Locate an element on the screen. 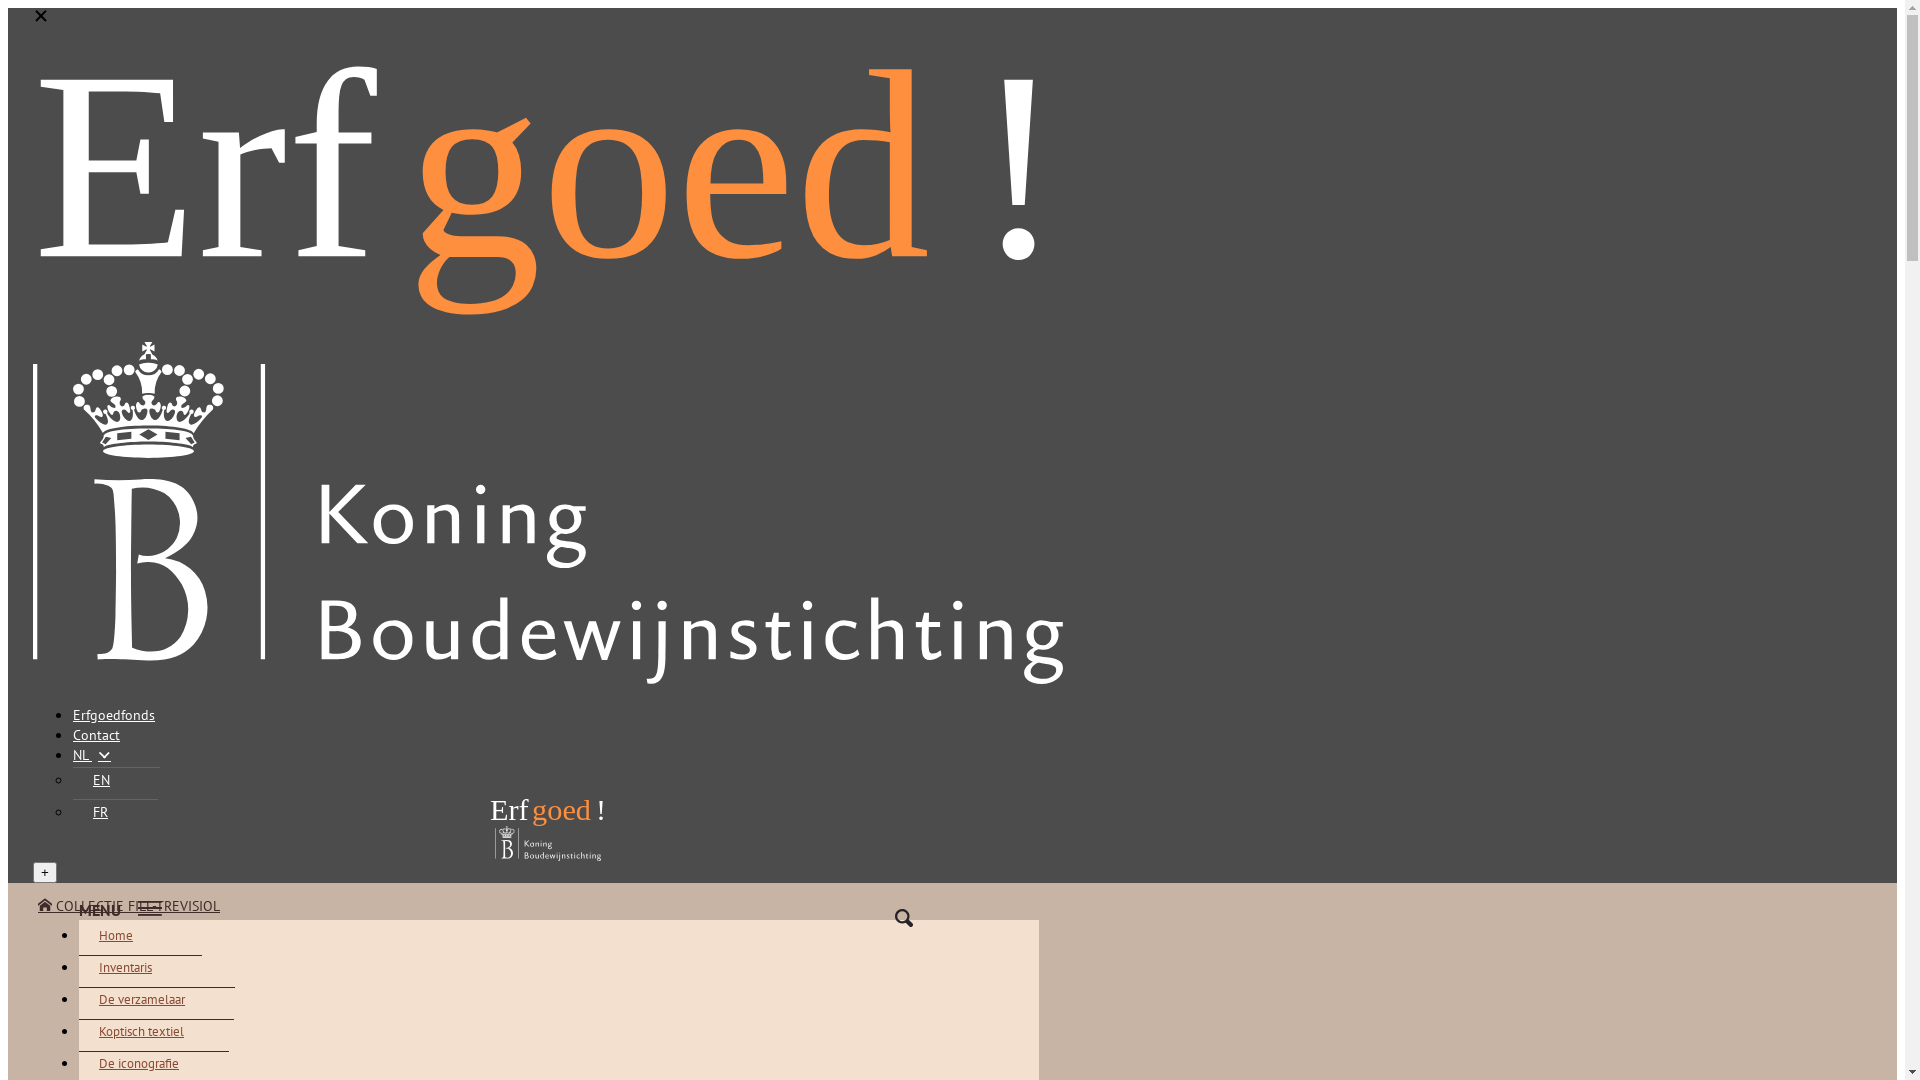 Image resolution: width=1920 pixels, height=1080 pixels. 'De verzamelaar' is located at coordinates (78, 999).